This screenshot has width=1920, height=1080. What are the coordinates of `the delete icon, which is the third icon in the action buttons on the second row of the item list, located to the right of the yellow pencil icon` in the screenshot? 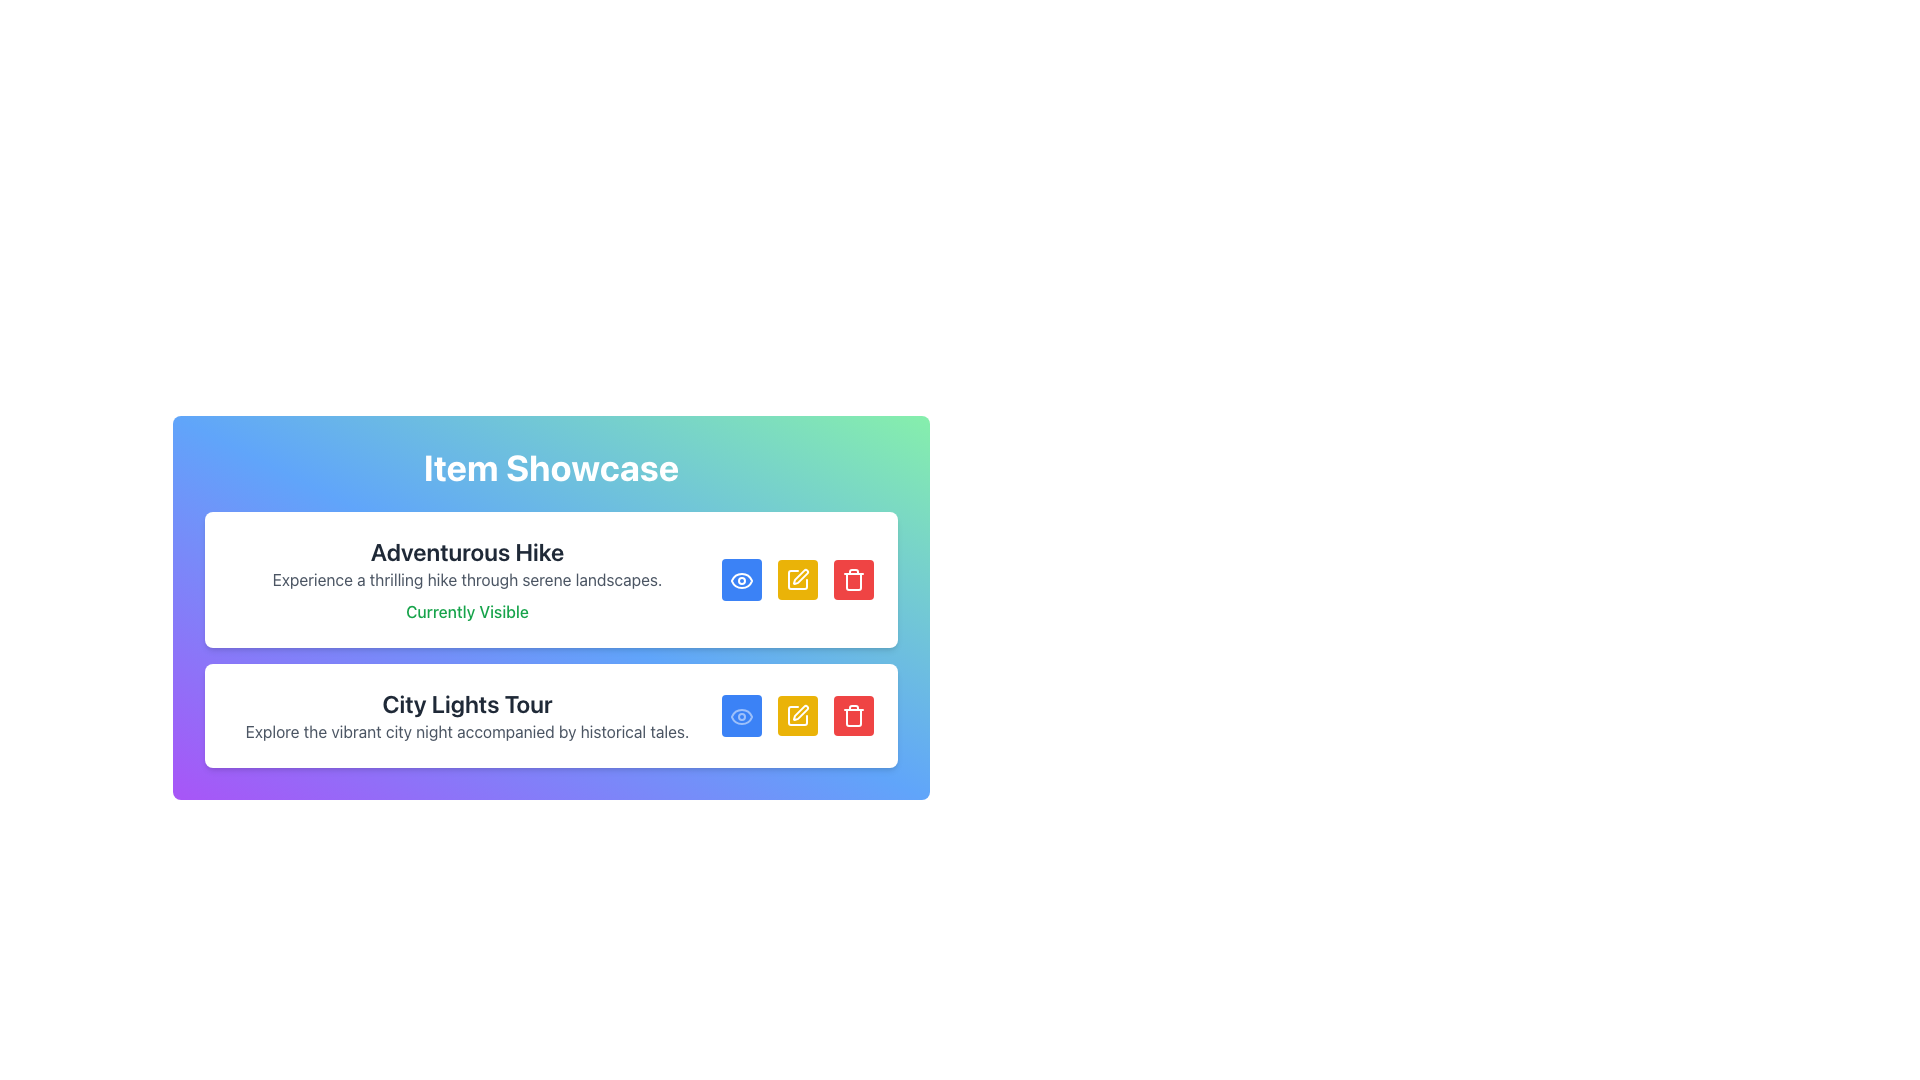 It's located at (854, 715).